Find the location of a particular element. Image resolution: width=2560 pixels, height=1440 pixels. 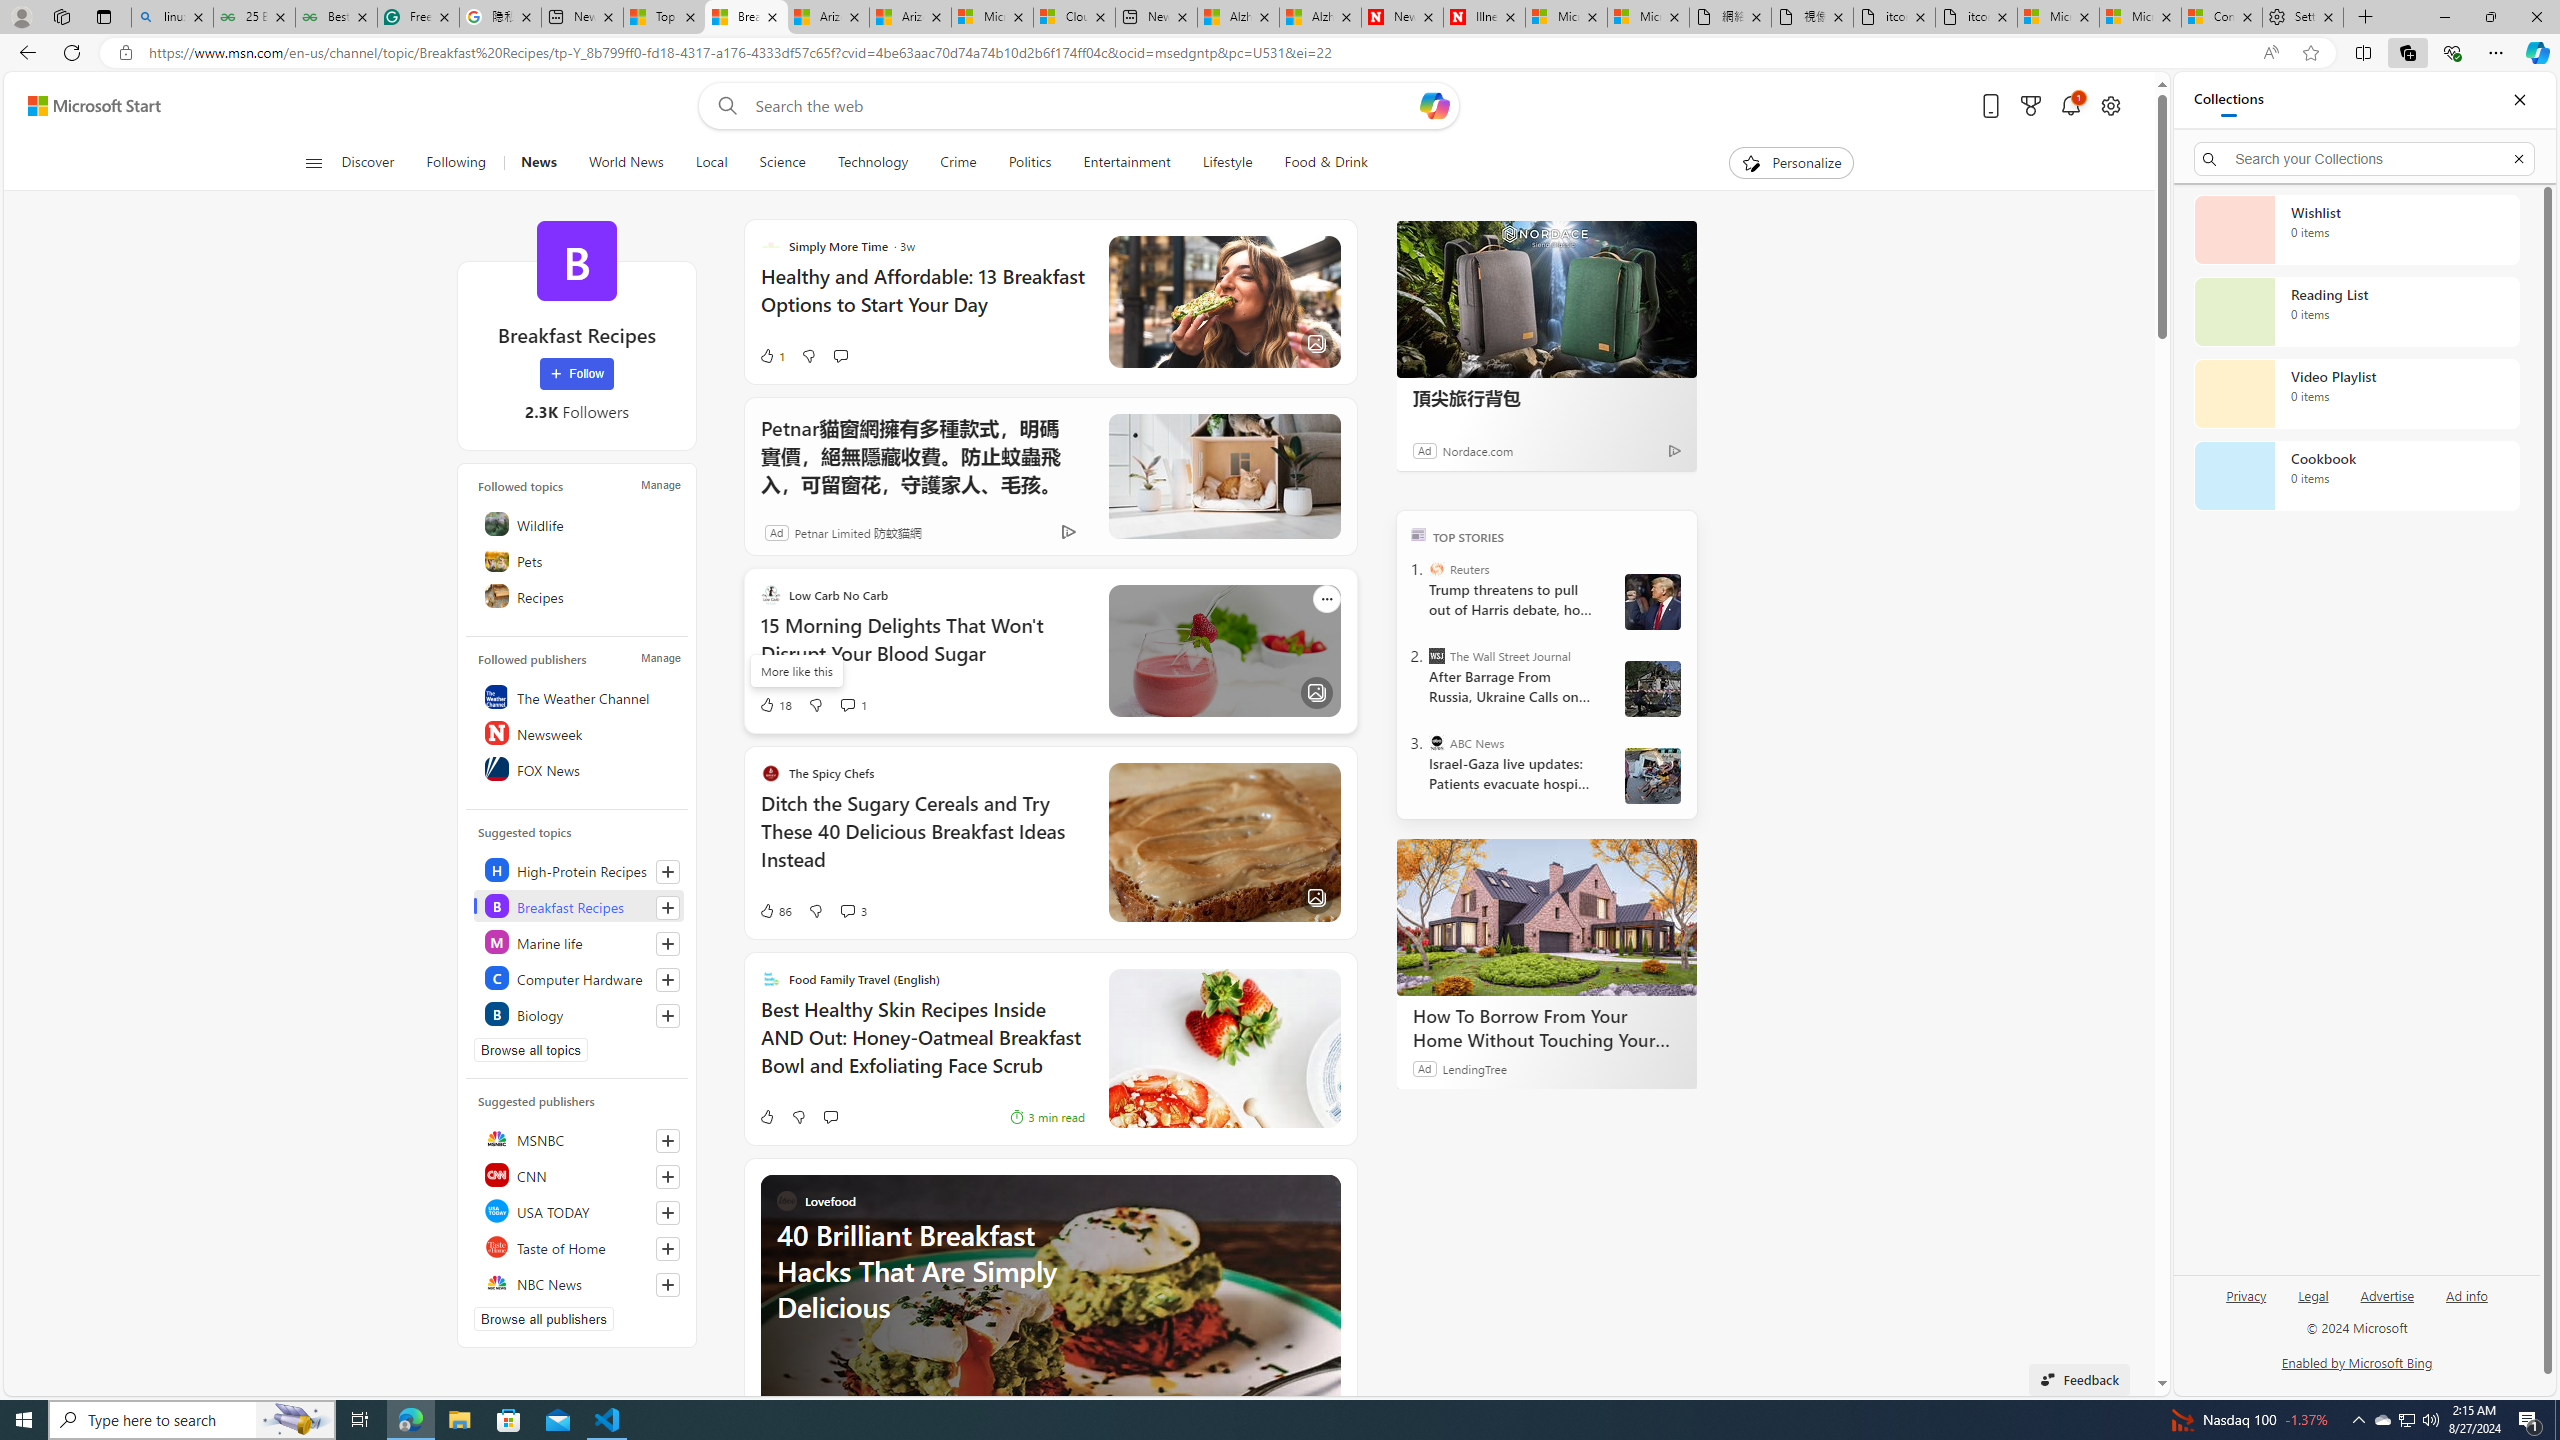

'Privacy' is located at coordinates (2246, 1294).